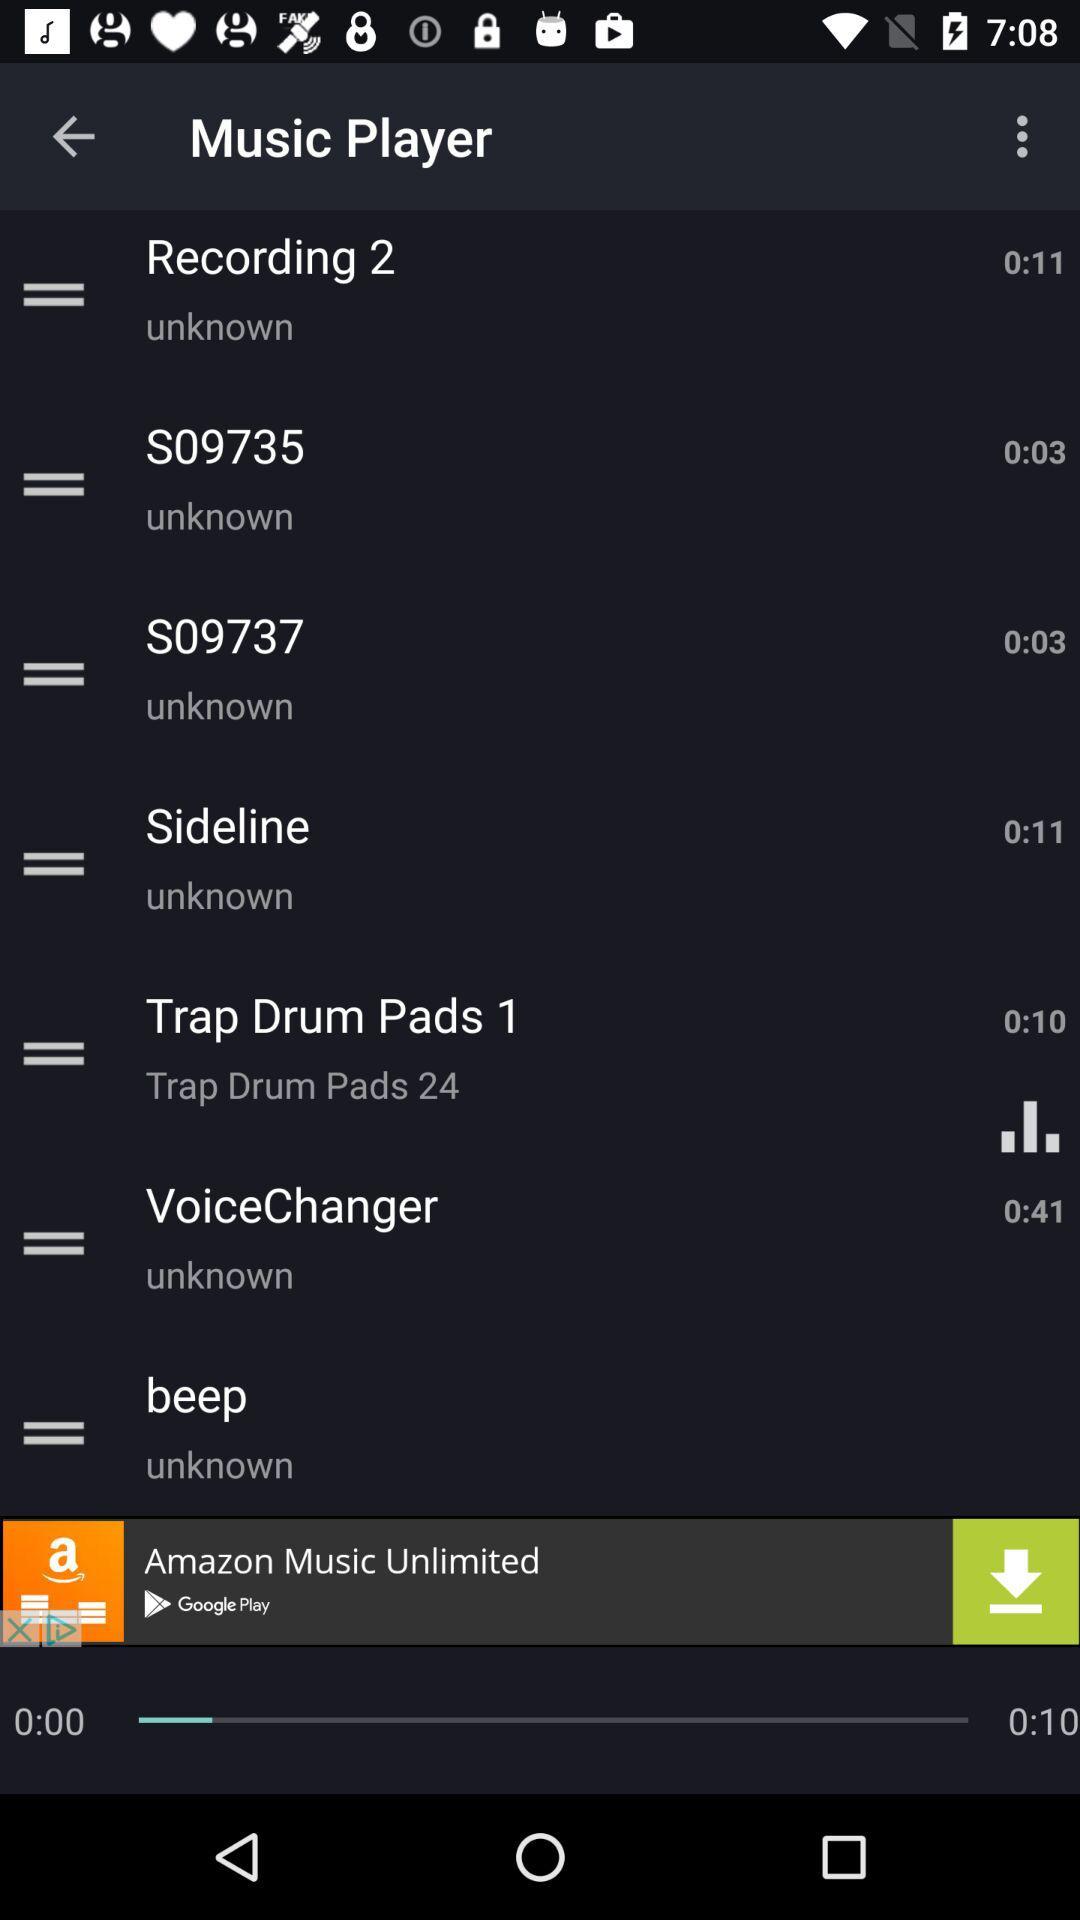  What do you see at coordinates (540, 1580) in the screenshot?
I see `advertisement` at bounding box center [540, 1580].